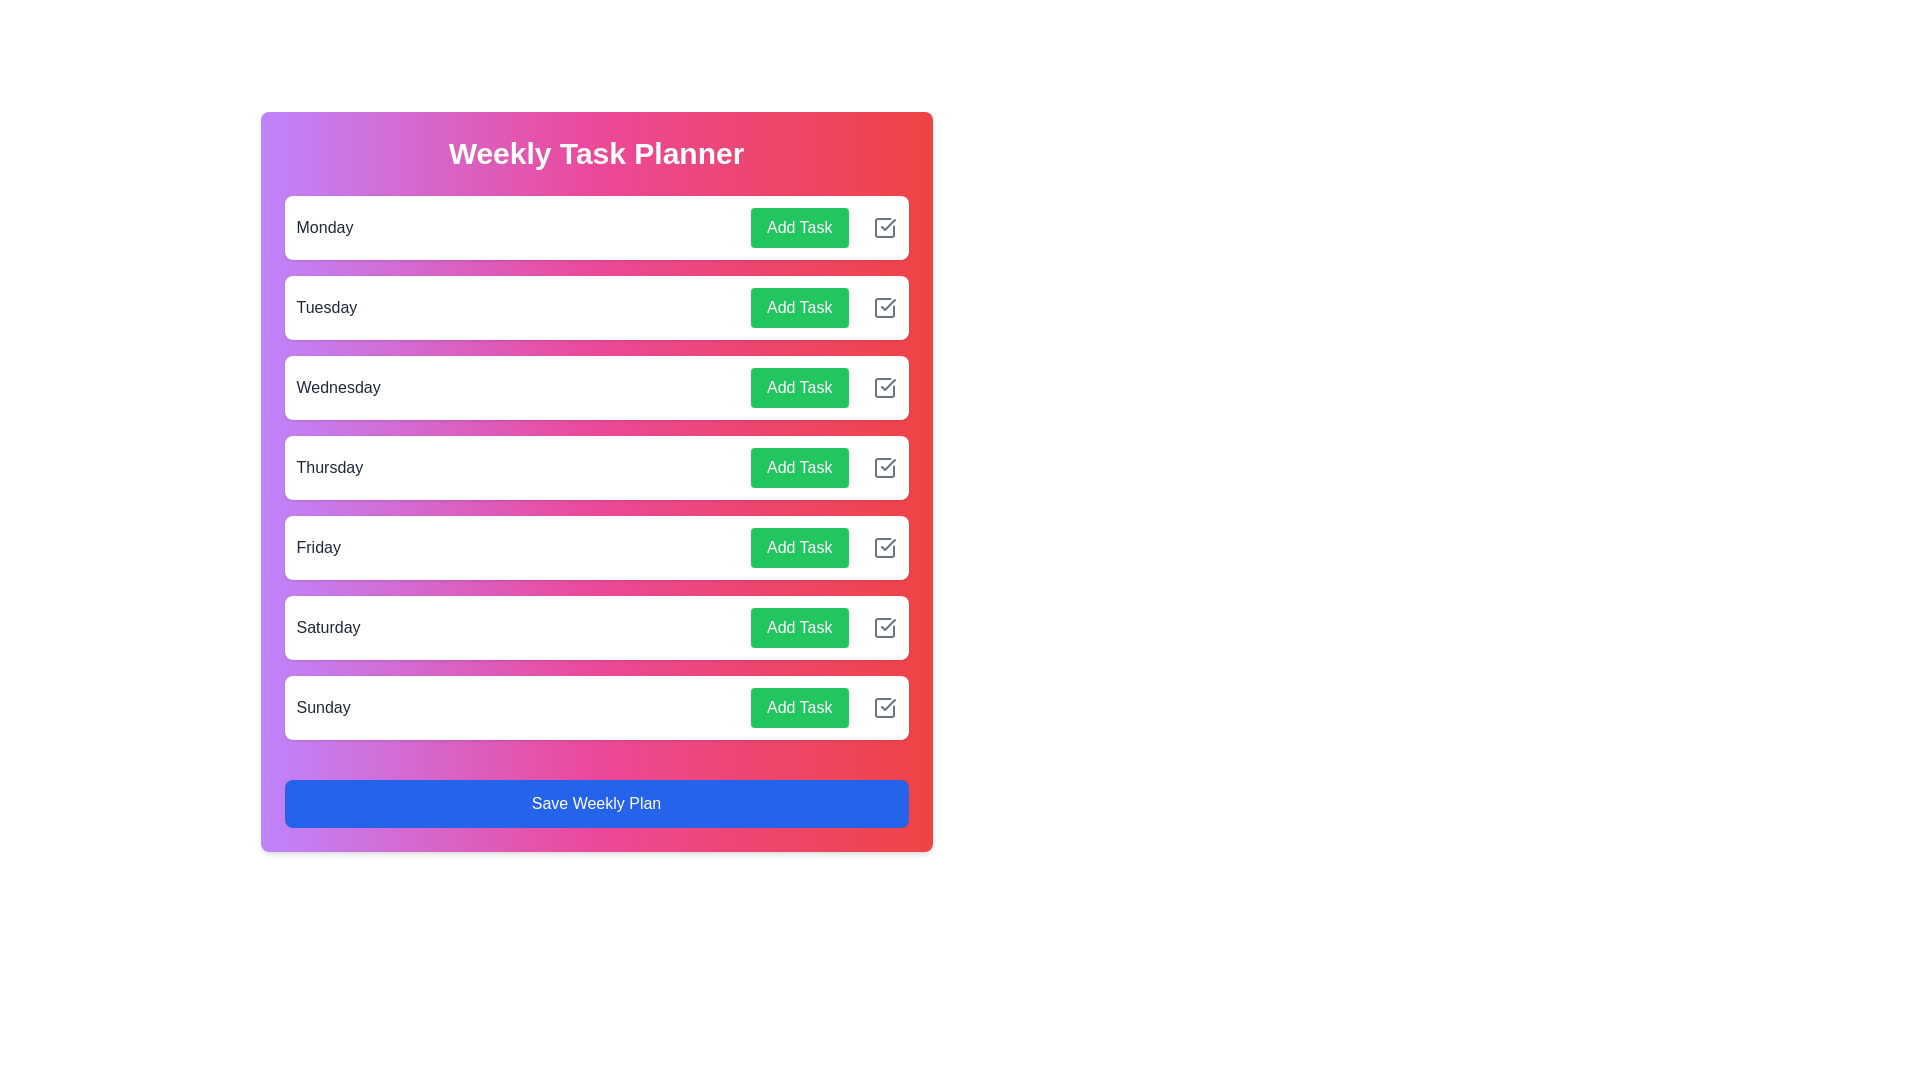  I want to click on the day name Thursday, so click(329, 467).